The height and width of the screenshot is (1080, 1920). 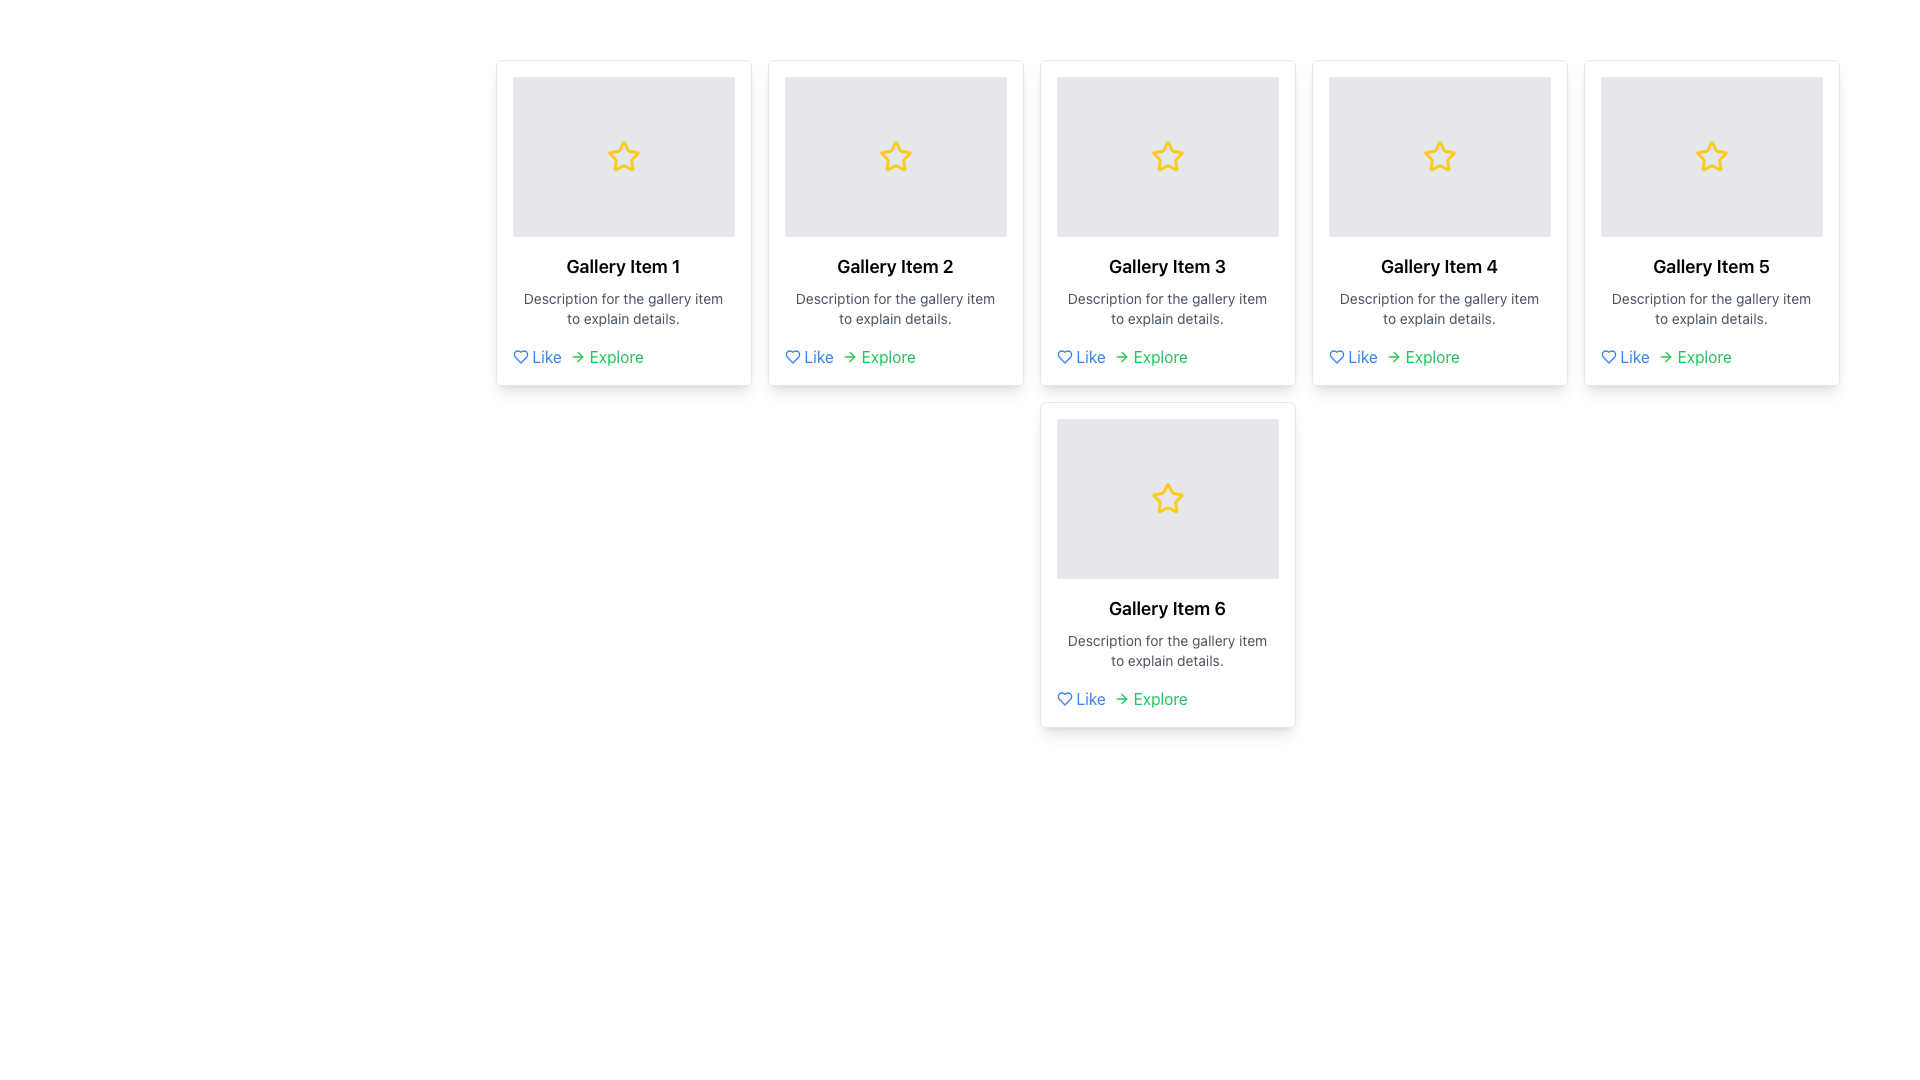 What do you see at coordinates (1080, 697) in the screenshot?
I see `the blue 'Like' text link with a heart-shaped icon located at the bottom-left corner of the card section labeled 'Gallery Item 6' to like the gallery item` at bounding box center [1080, 697].